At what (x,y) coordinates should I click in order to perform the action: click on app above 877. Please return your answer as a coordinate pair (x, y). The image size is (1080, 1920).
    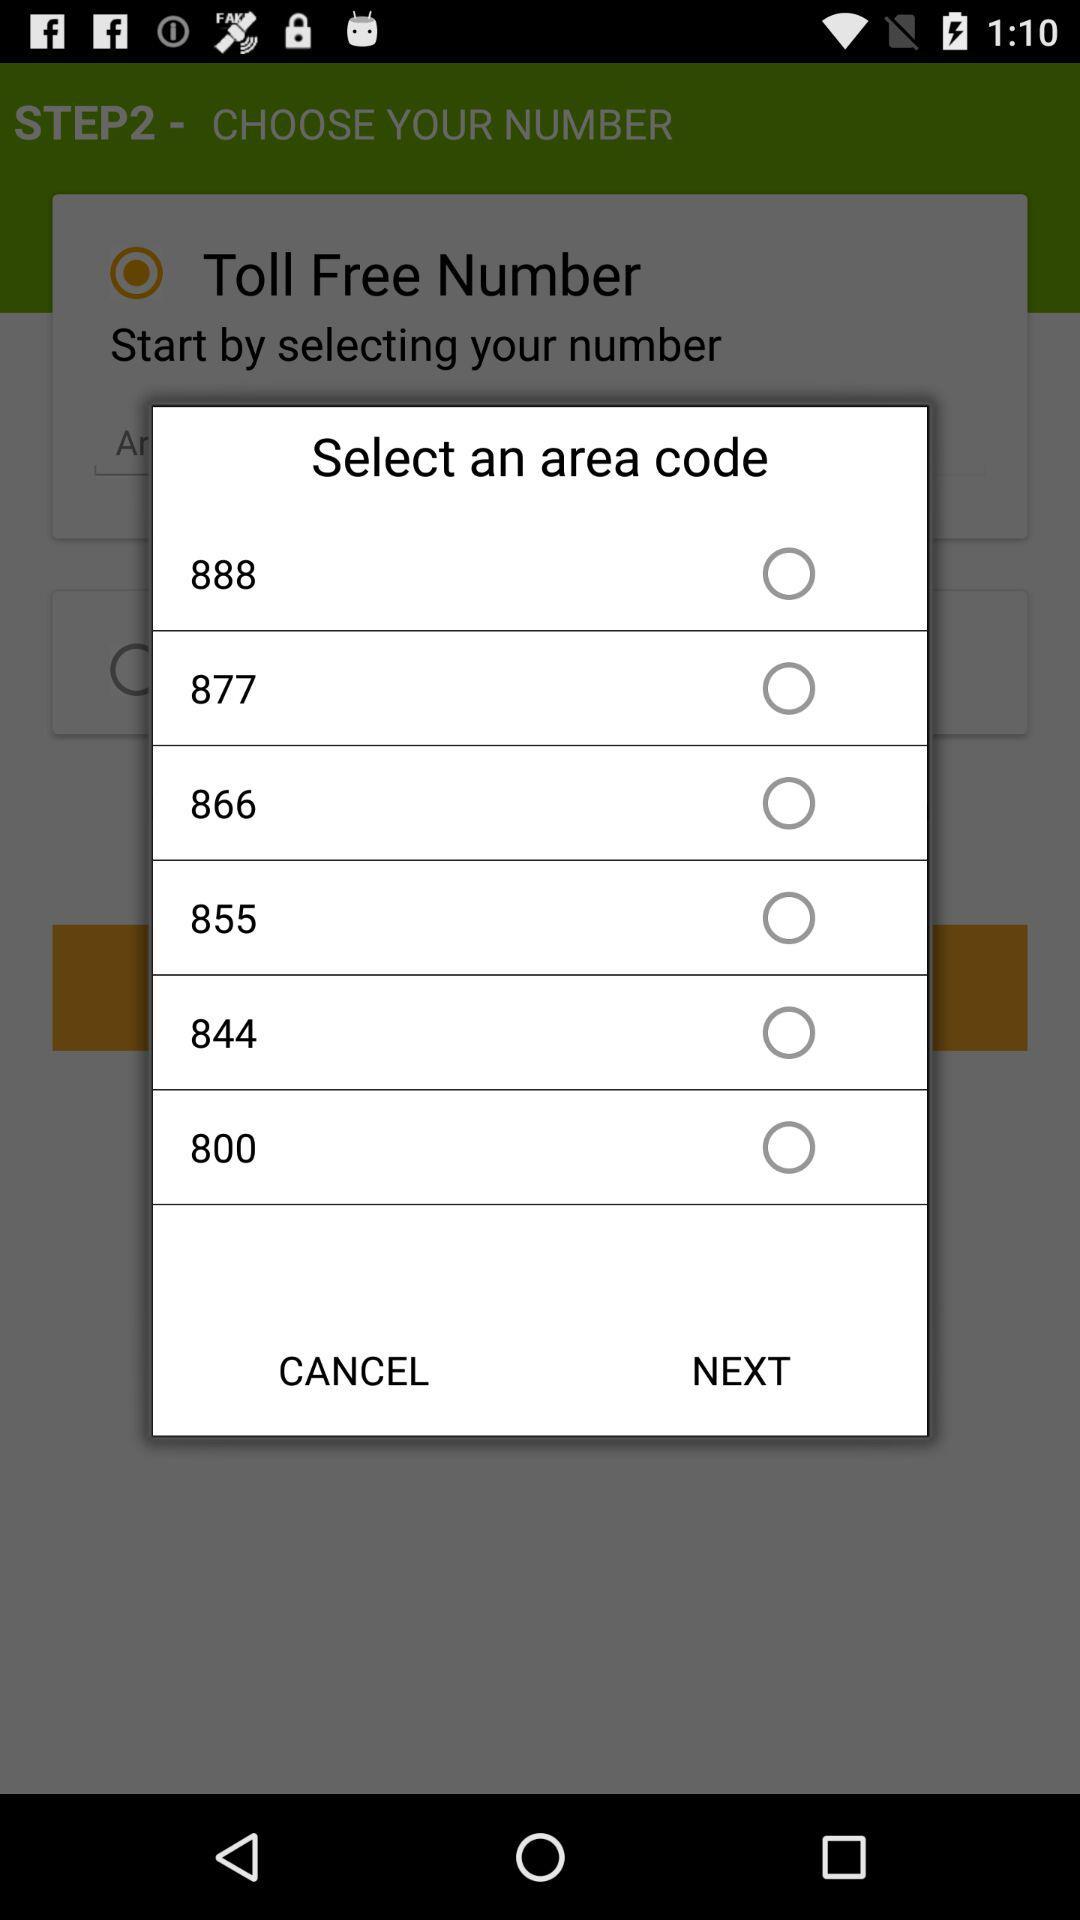
    Looking at the image, I should click on (424, 572).